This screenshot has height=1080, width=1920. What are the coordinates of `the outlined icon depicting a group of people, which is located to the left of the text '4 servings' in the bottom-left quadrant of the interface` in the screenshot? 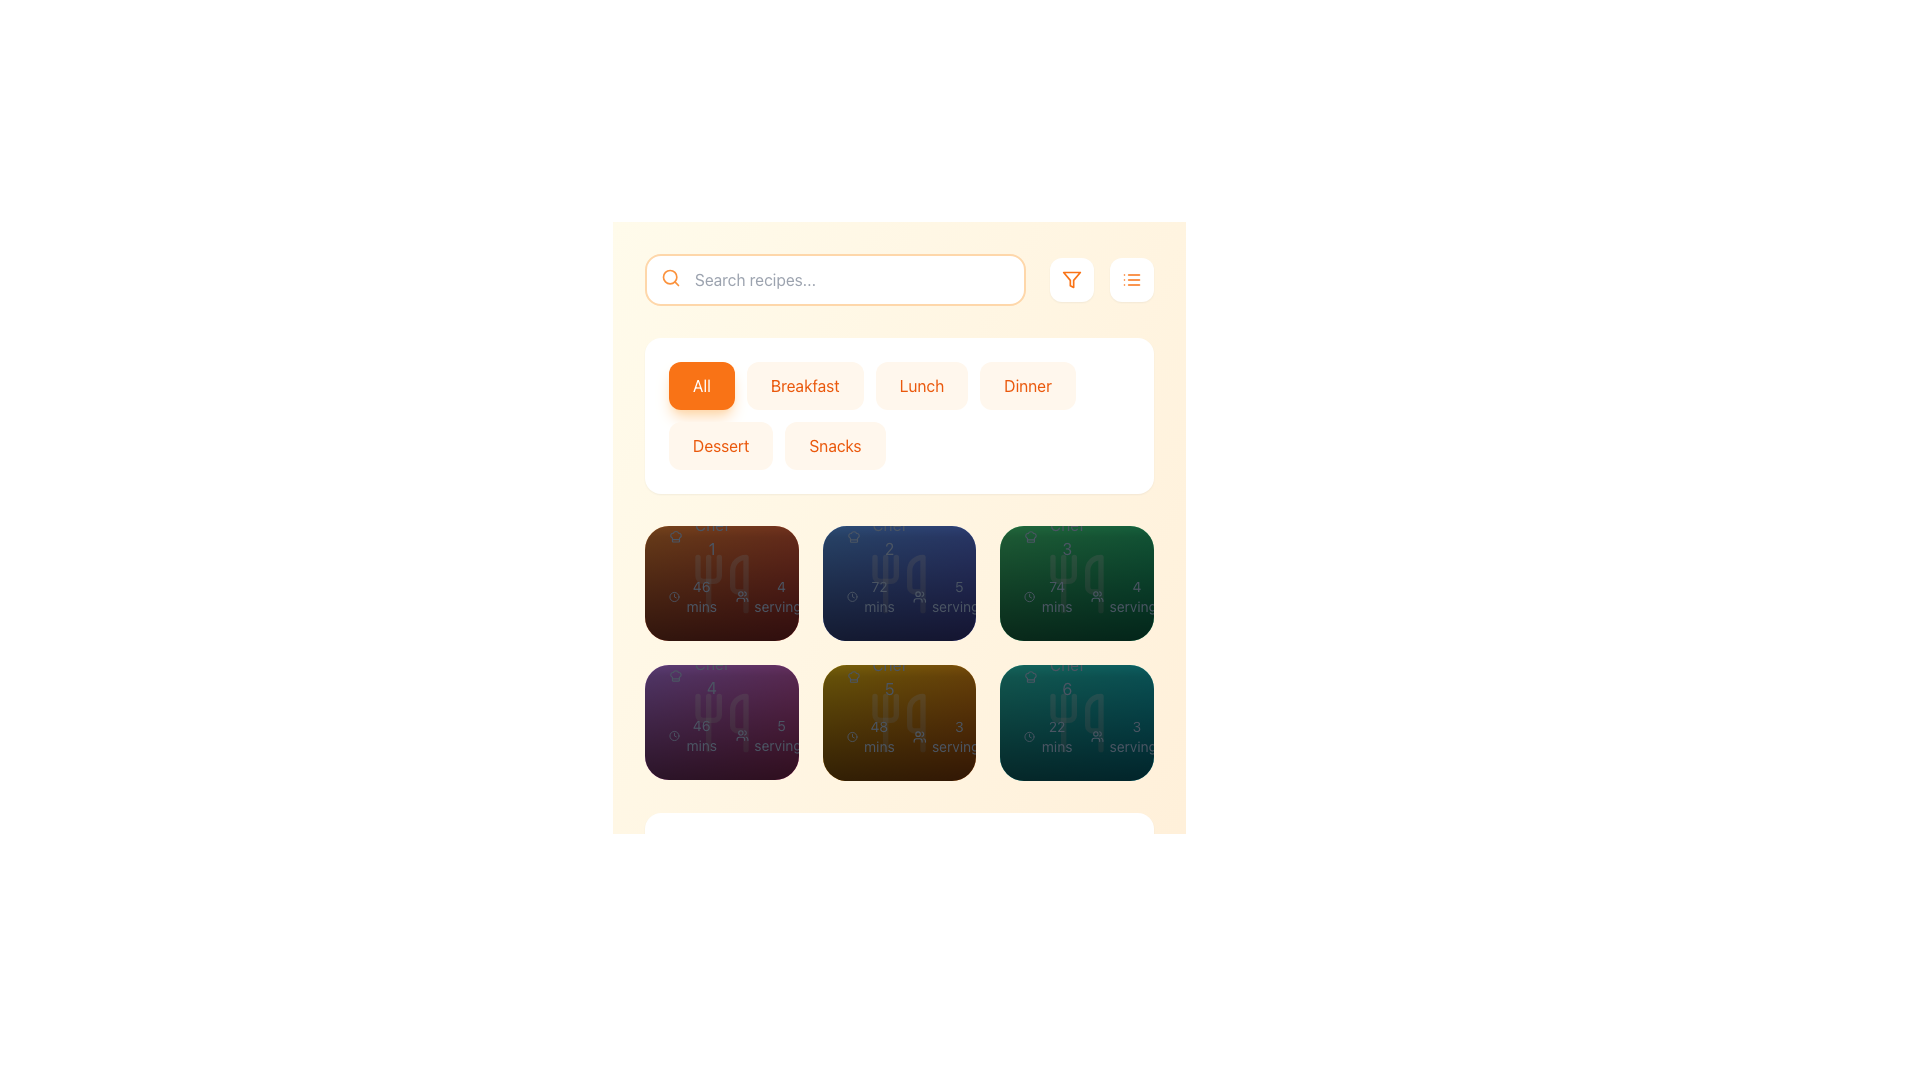 It's located at (741, 596).